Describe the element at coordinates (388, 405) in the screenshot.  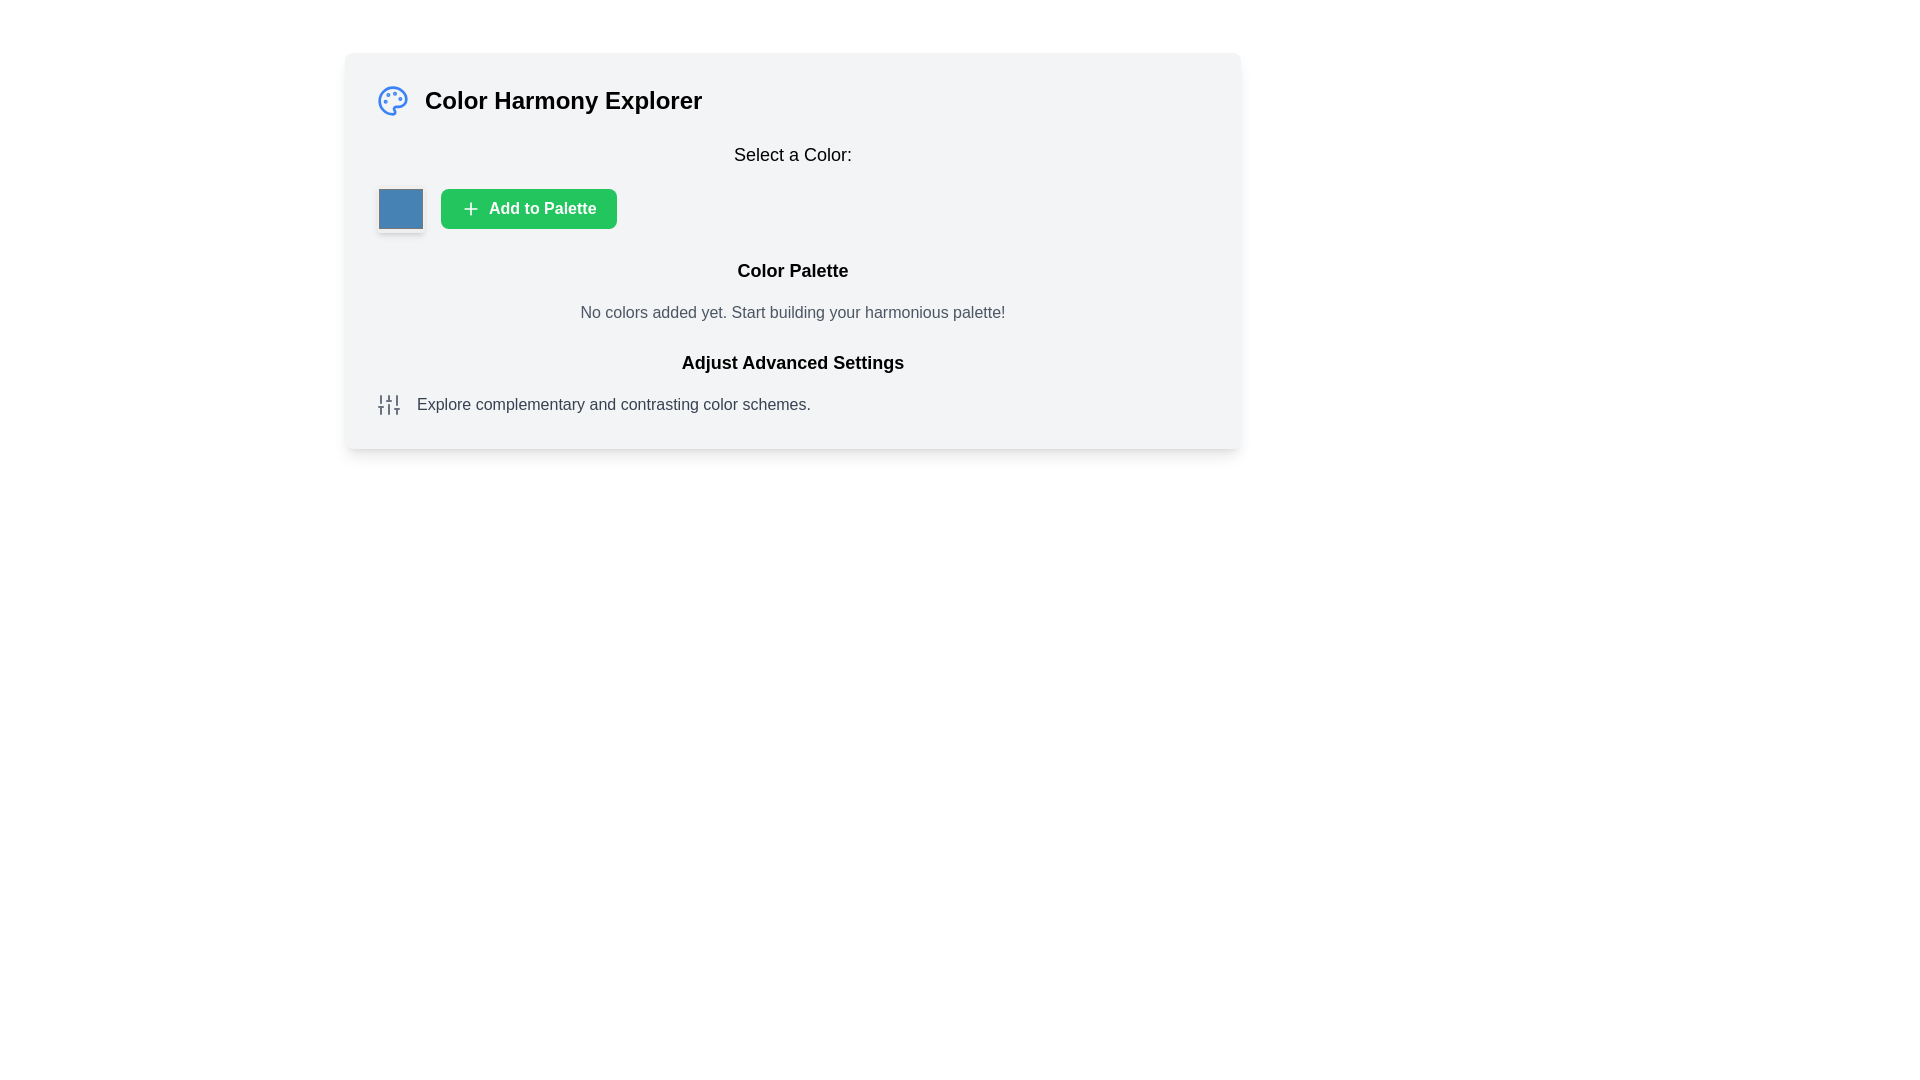
I see `the vertical sliders icon located in the lower-left corner of the visible area` at that location.